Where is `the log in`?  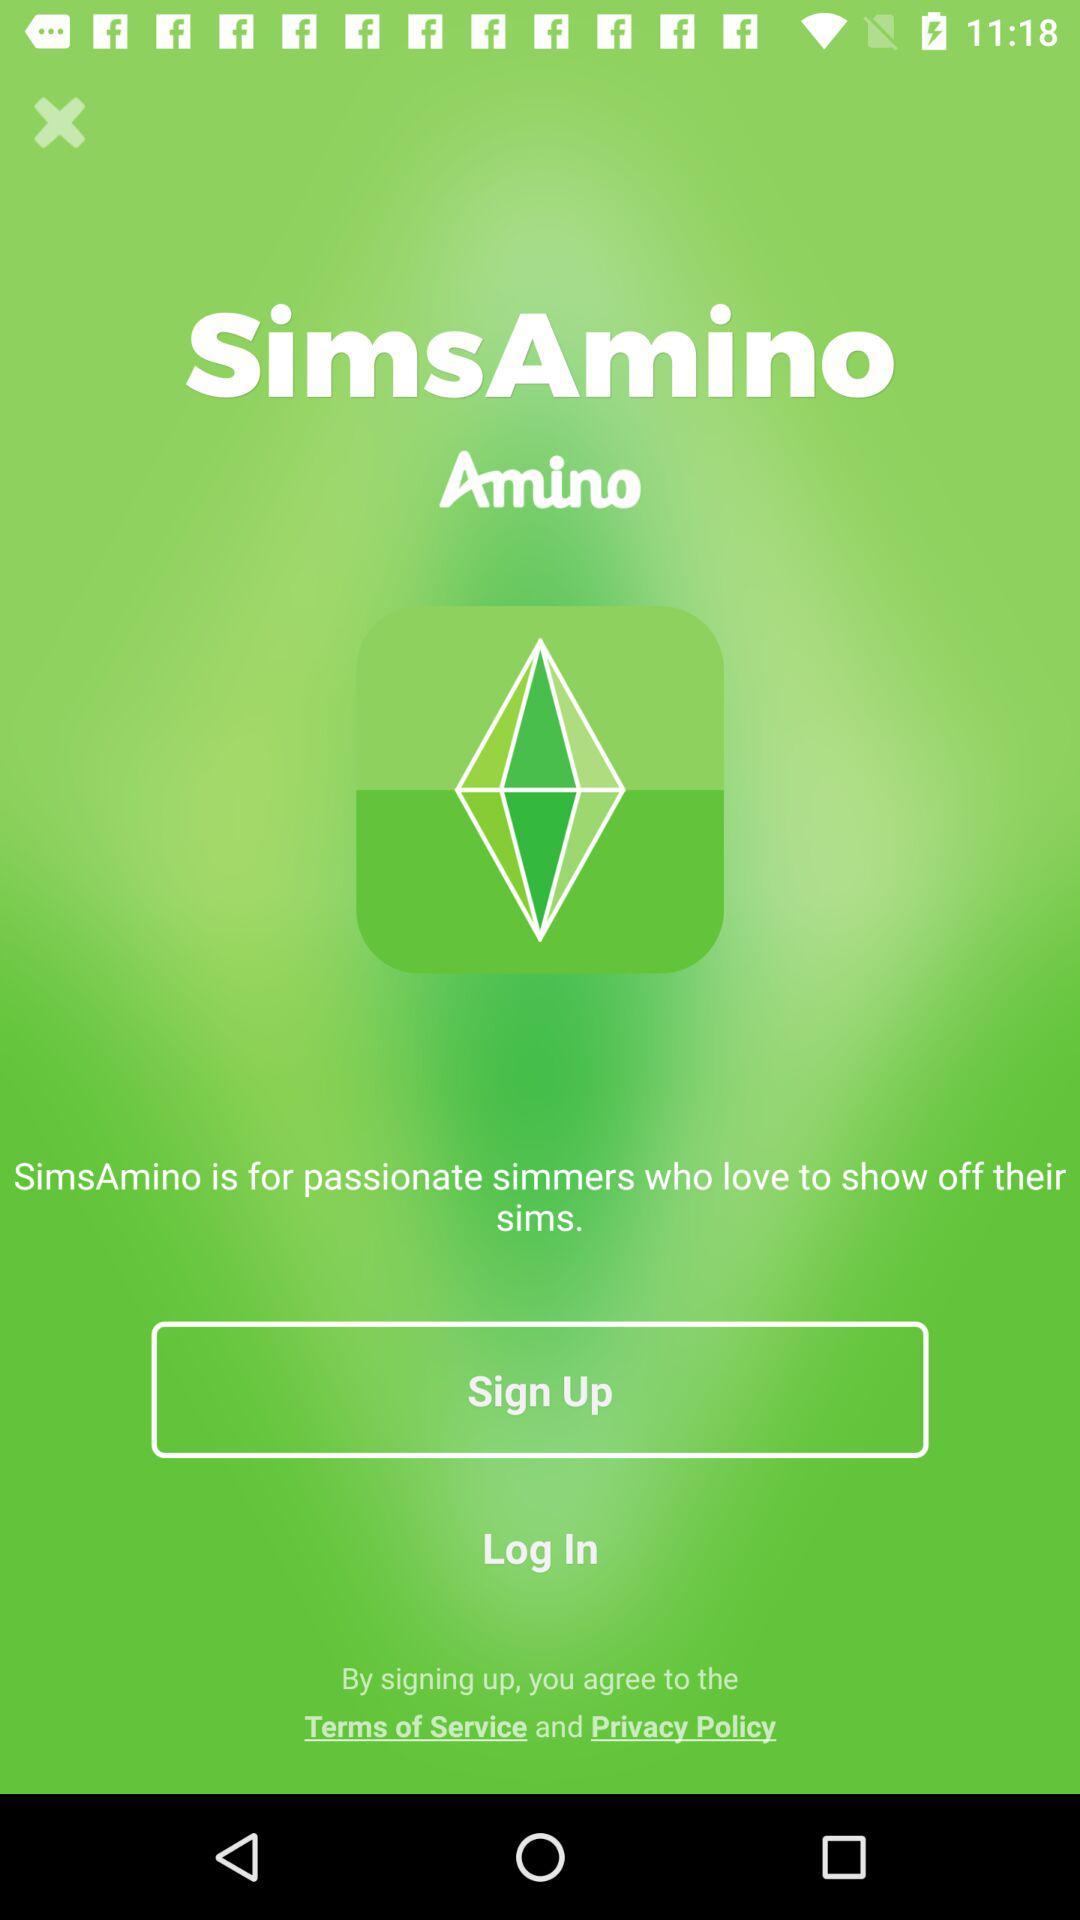 the log in is located at coordinates (540, 1546).